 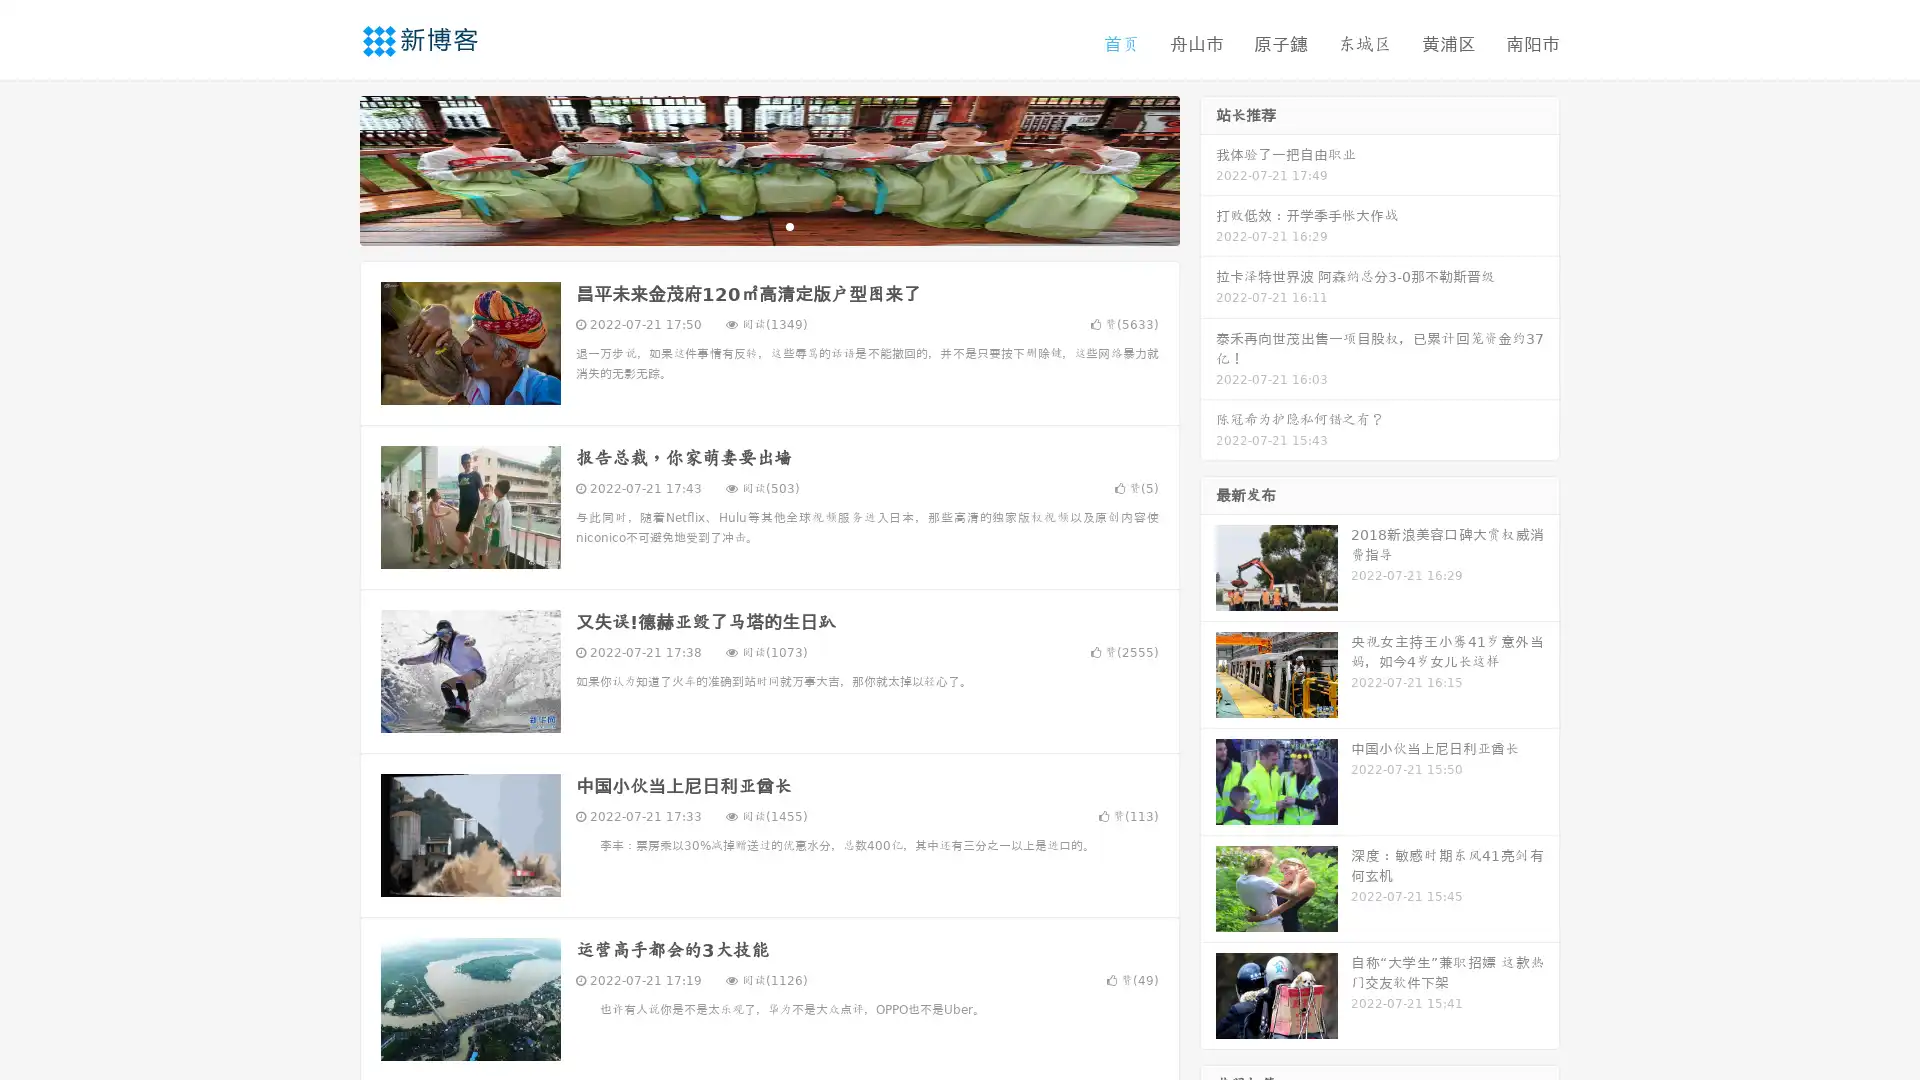 I want to click on Go to slide 3, so click(x=789, y=225).